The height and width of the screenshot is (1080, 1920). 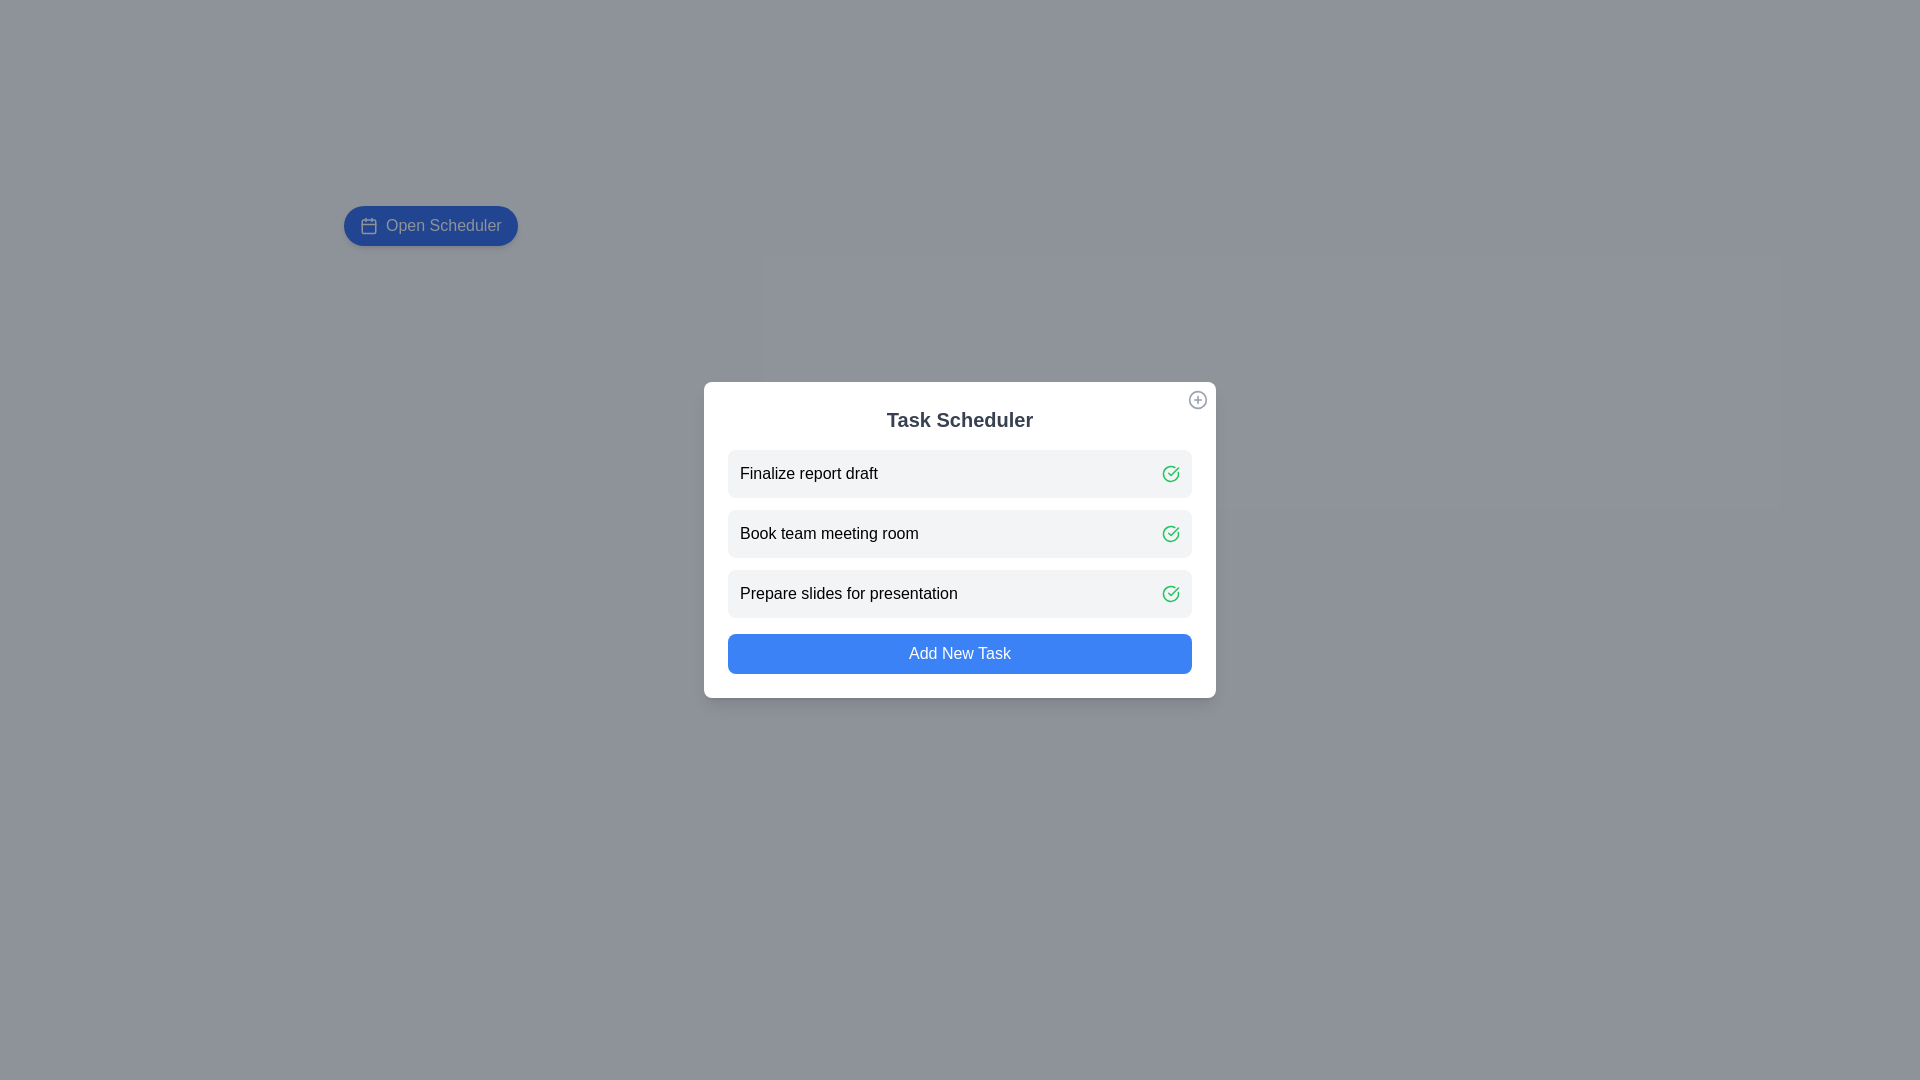 What do you see at coordinates (1171, 474) in the screenshot?
I see `the green circular icon with a checkmark inside, located to the far right within the 'Finalize report draft' row of the 'Task Scheduler' panel` at bounding box center [1171, 474].